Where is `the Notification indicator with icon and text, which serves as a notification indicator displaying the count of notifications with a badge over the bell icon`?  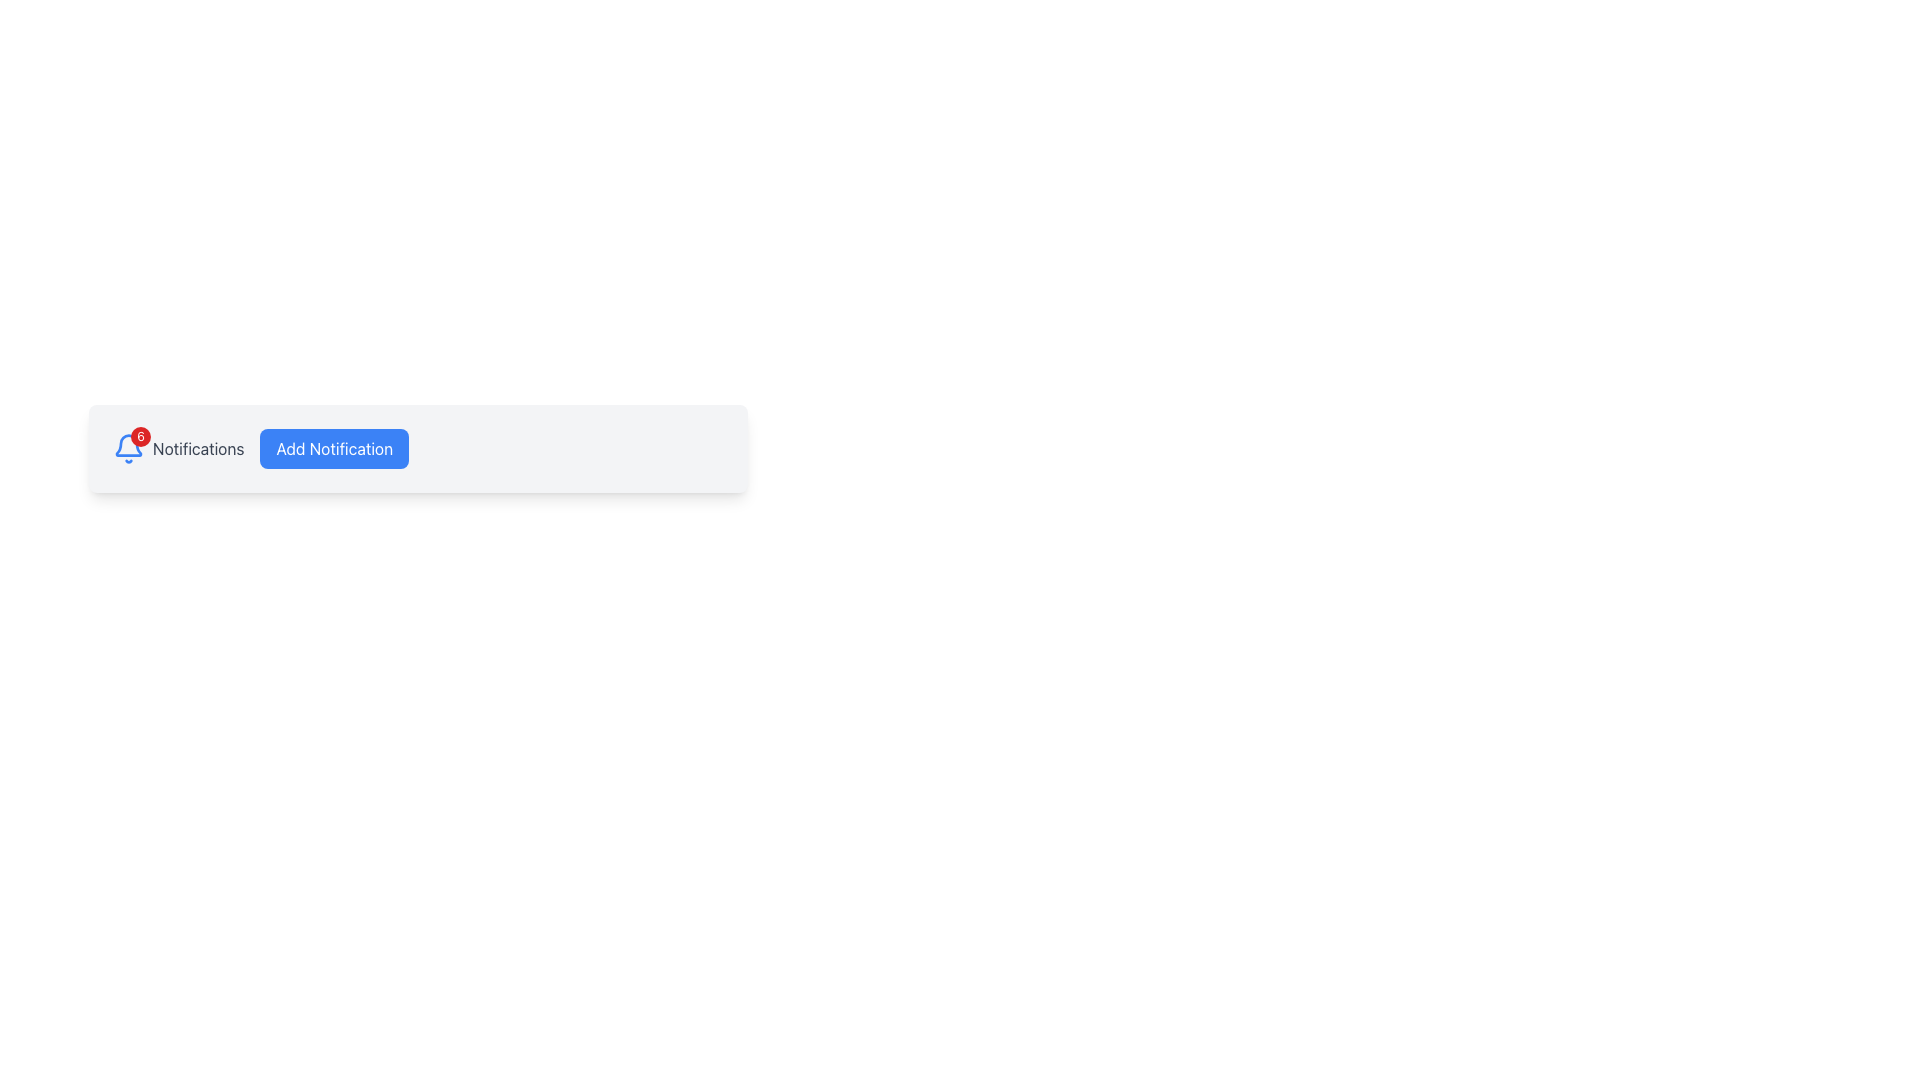 the Notification indicator with icon and text, which serves as a notification indicator displaying the count of notifications with a badge over the bell icon is located at coordinates (178, 447).